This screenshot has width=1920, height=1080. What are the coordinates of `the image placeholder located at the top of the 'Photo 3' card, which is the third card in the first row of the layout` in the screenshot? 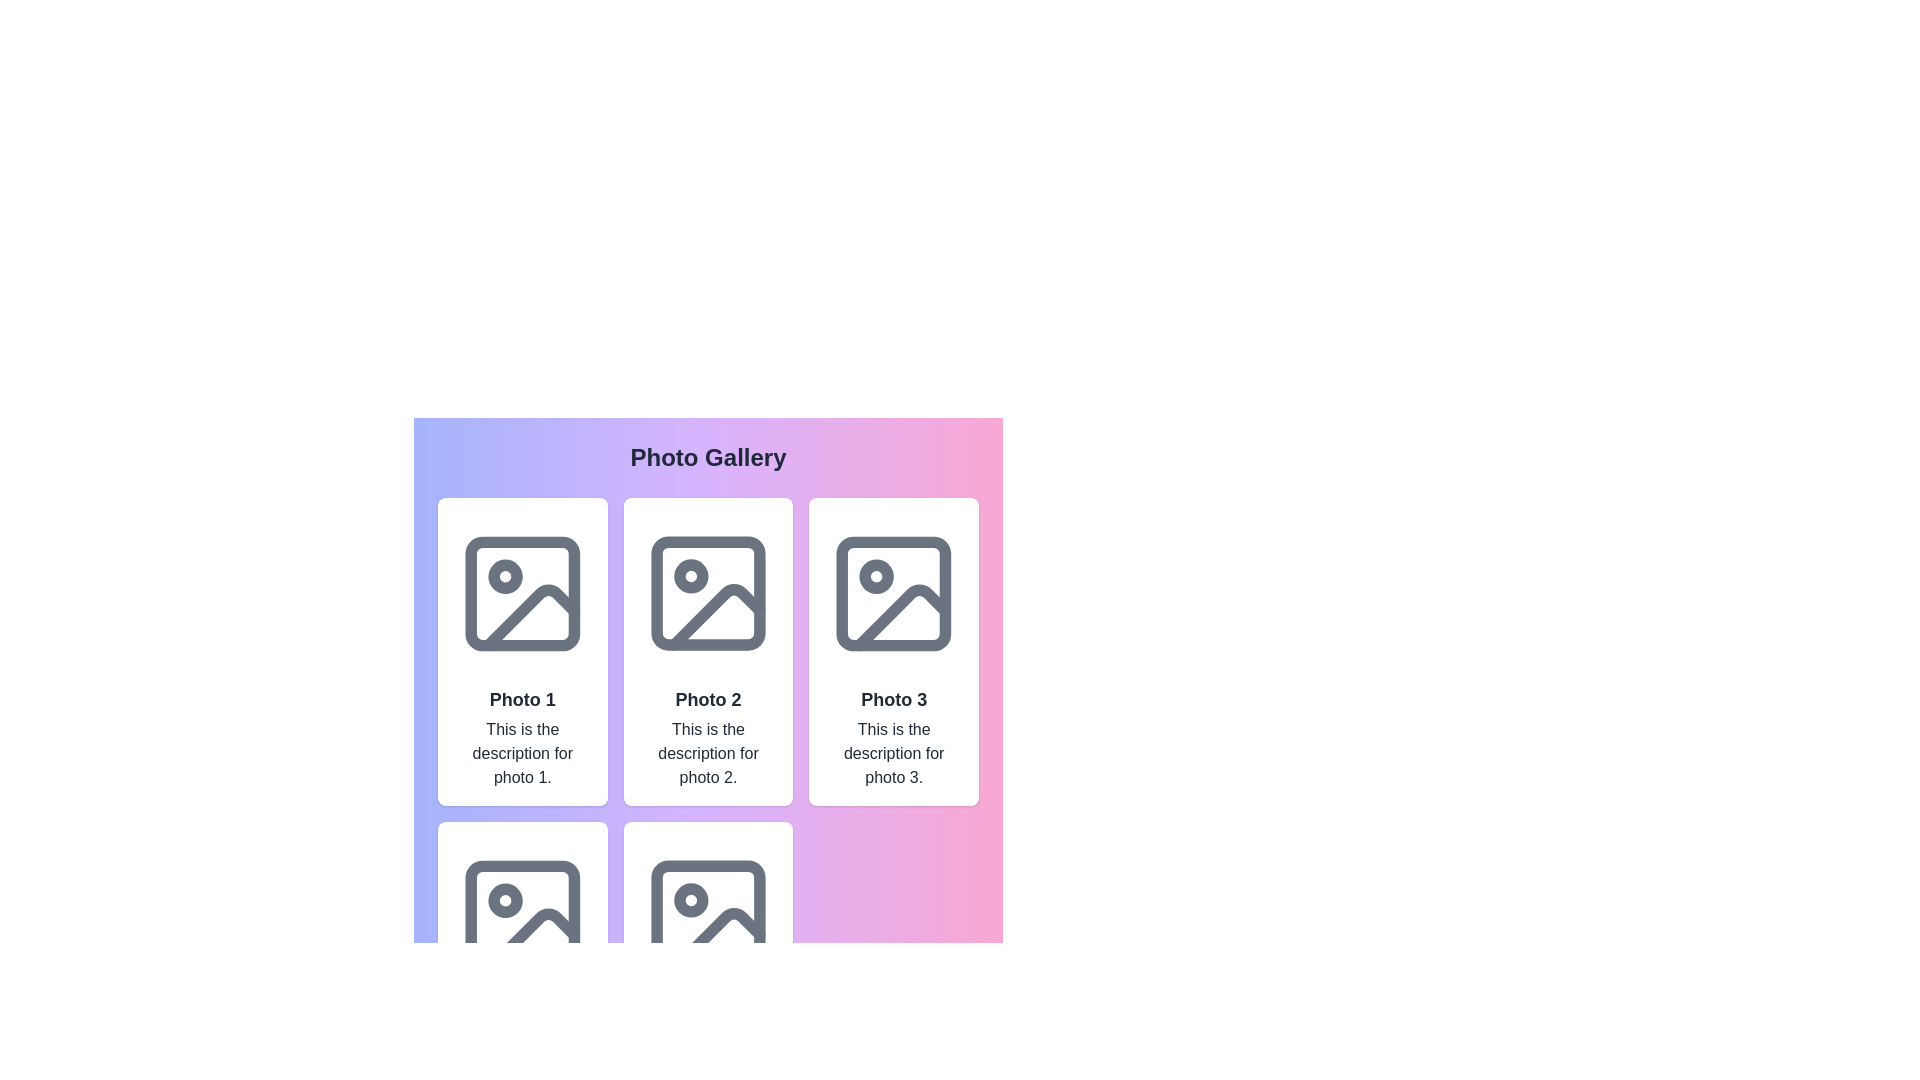 It's located at (893, 593).